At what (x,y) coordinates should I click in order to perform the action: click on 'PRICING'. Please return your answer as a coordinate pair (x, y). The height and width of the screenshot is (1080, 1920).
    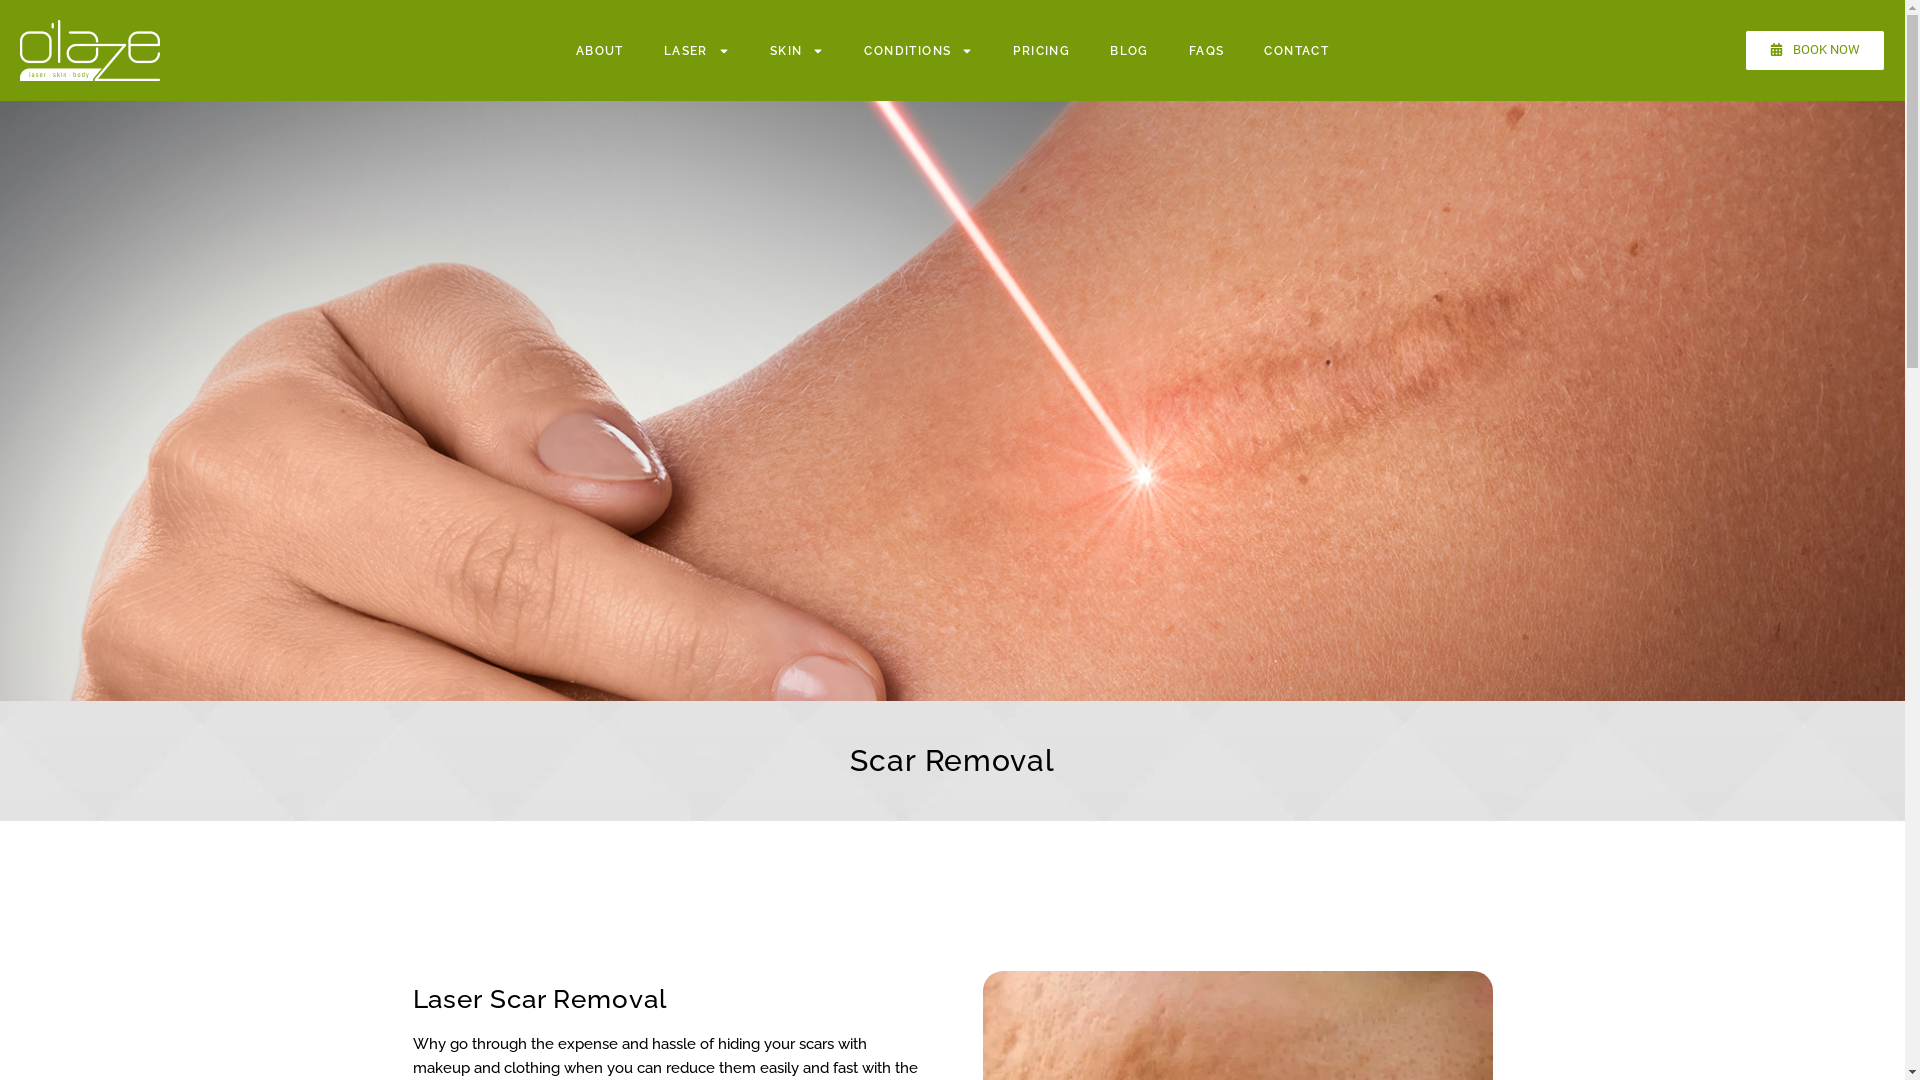
    Looking at the image, I should click on (1040, 49).